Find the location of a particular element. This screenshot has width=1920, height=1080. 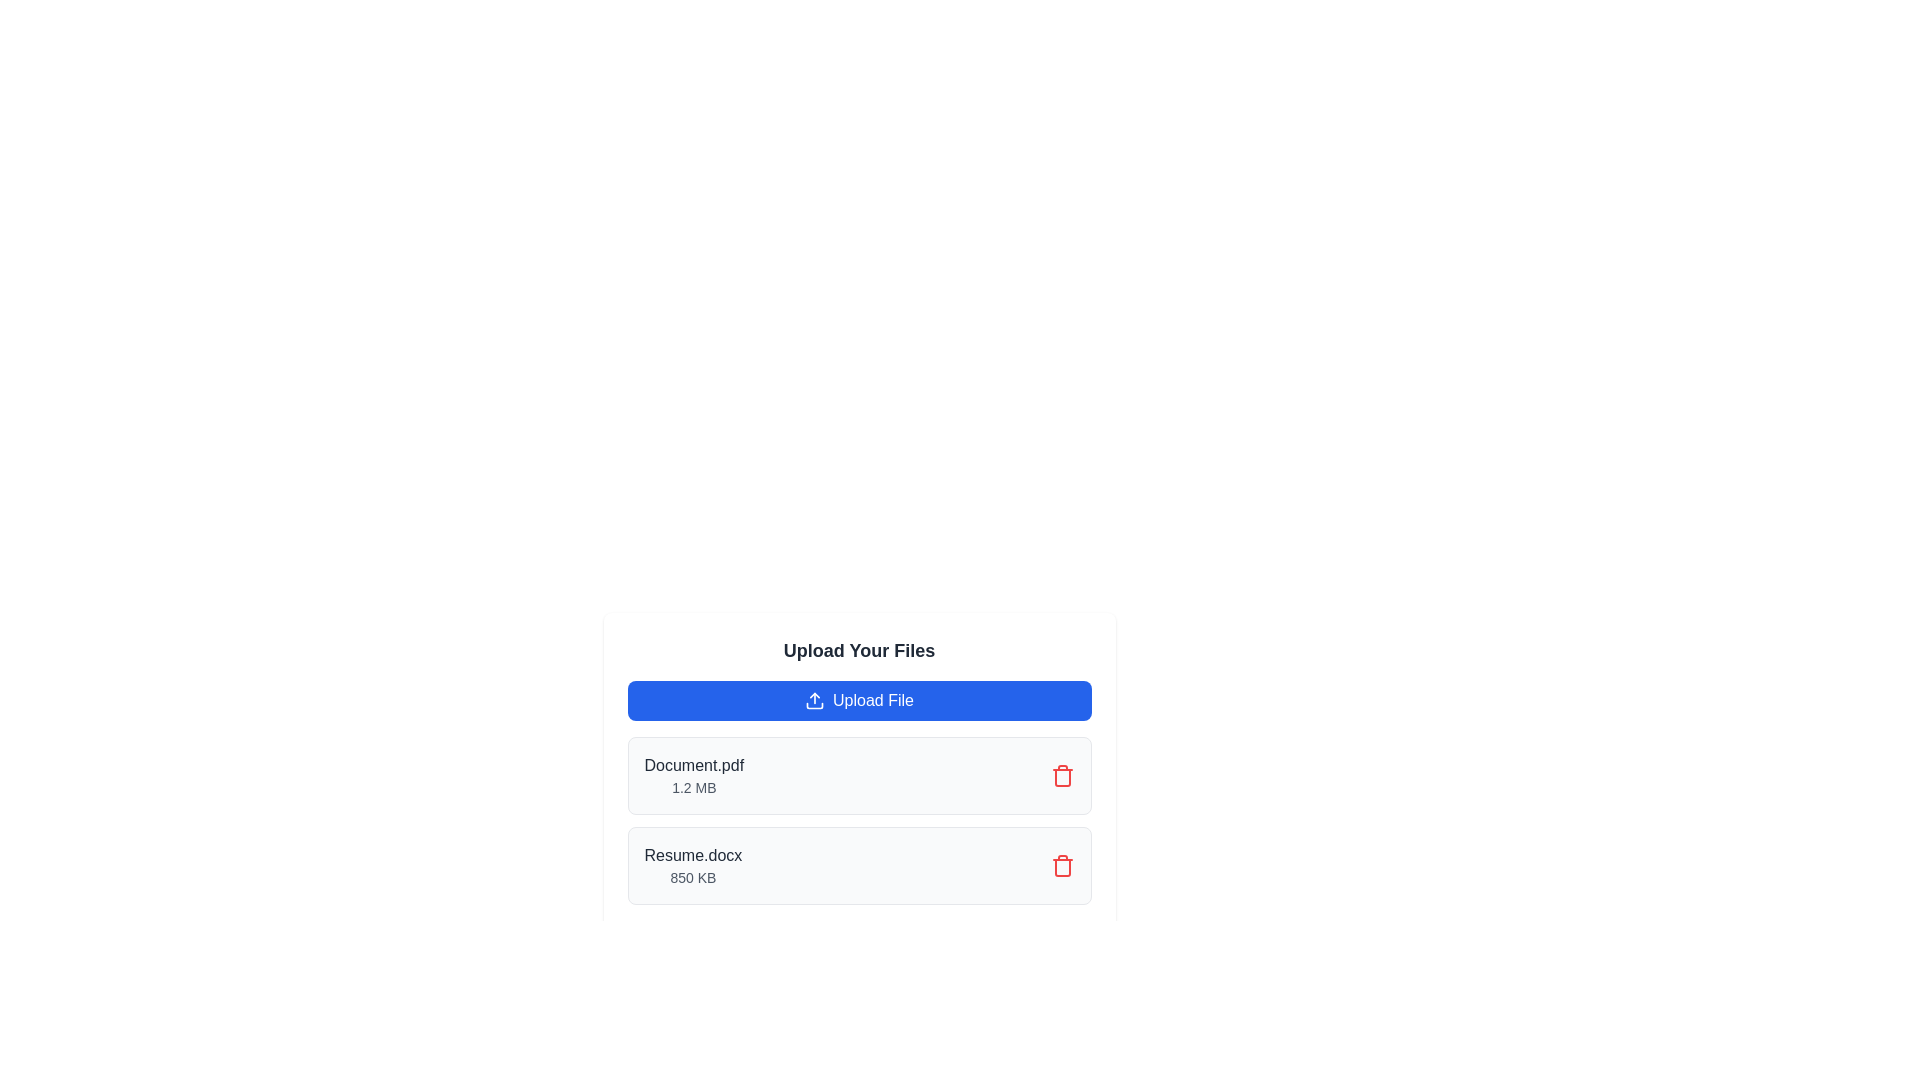

the first file entry in the list of uploaded files, which is located directly beneath the 'Upload File' button and above 'Resume.docx 850 KB' is located at coordinates (859, 774).